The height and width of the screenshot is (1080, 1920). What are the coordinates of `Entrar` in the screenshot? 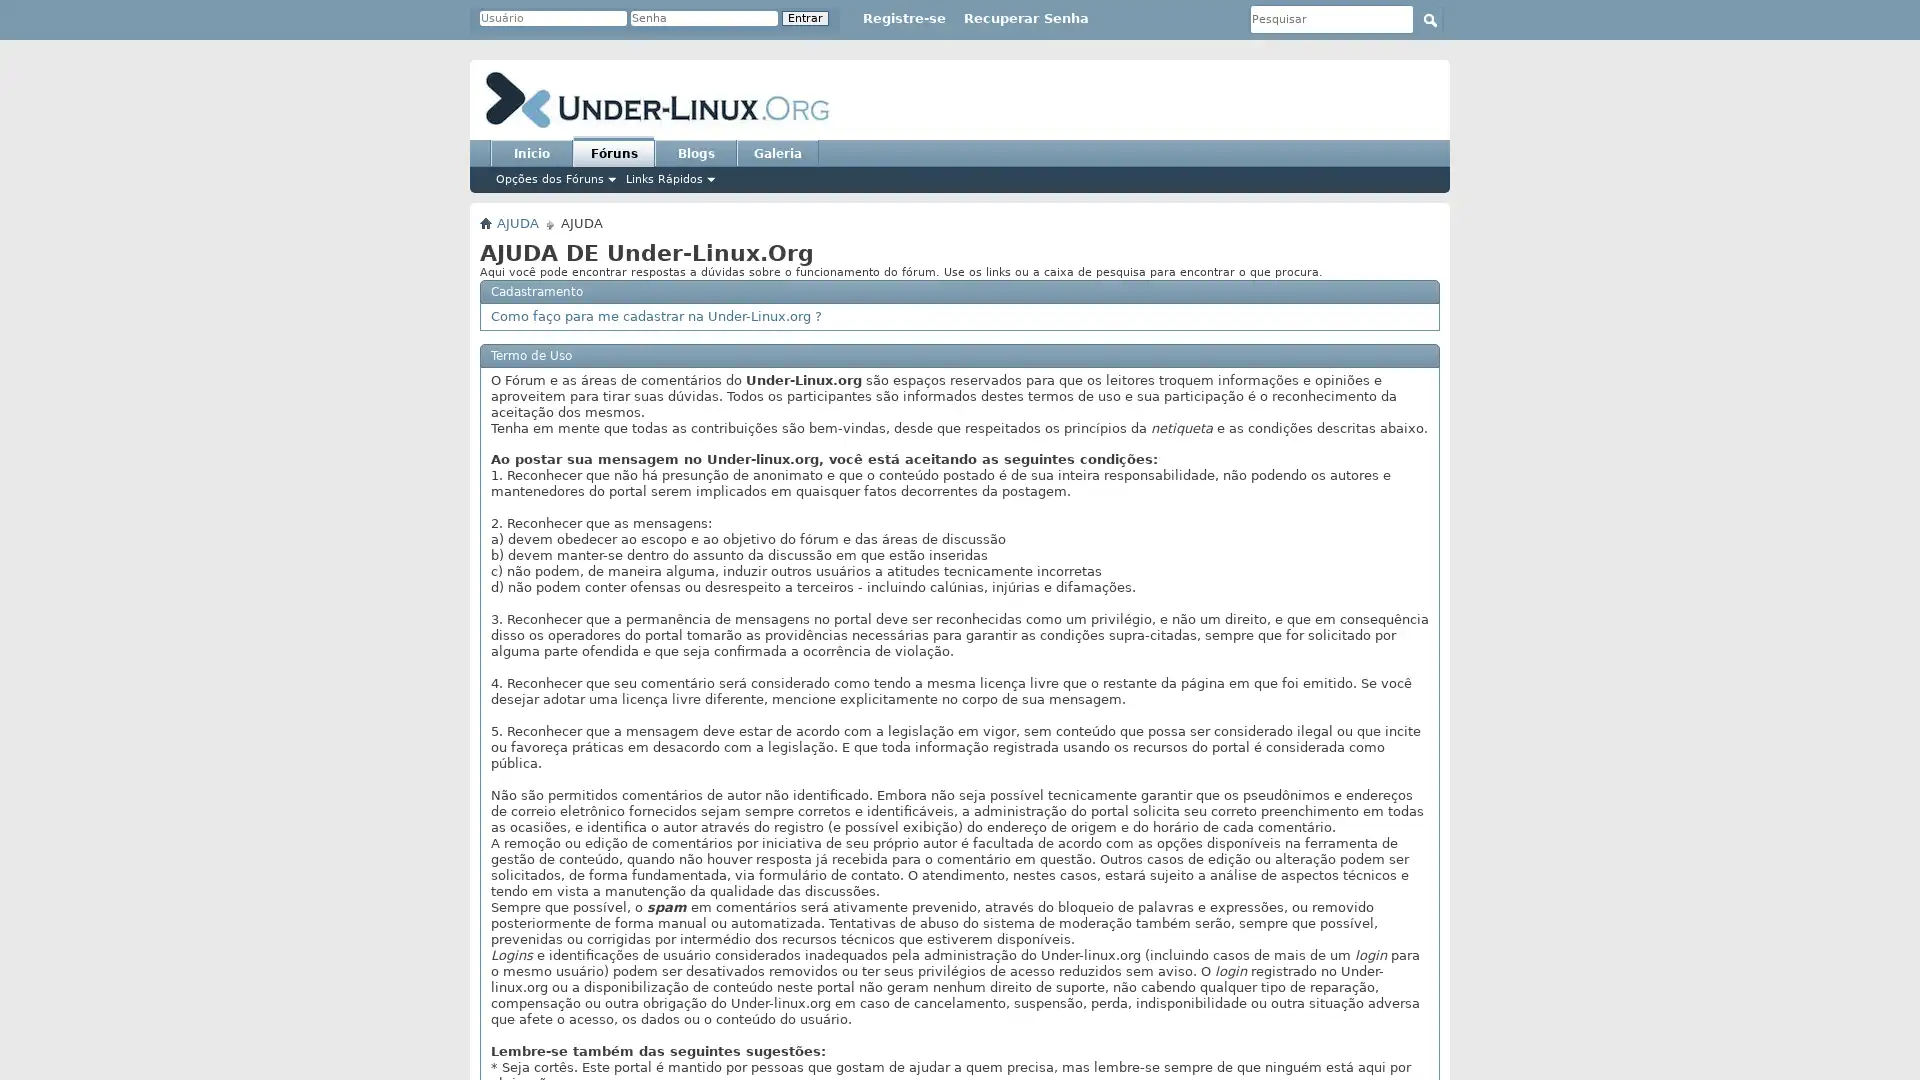 It's located at (805, 18).